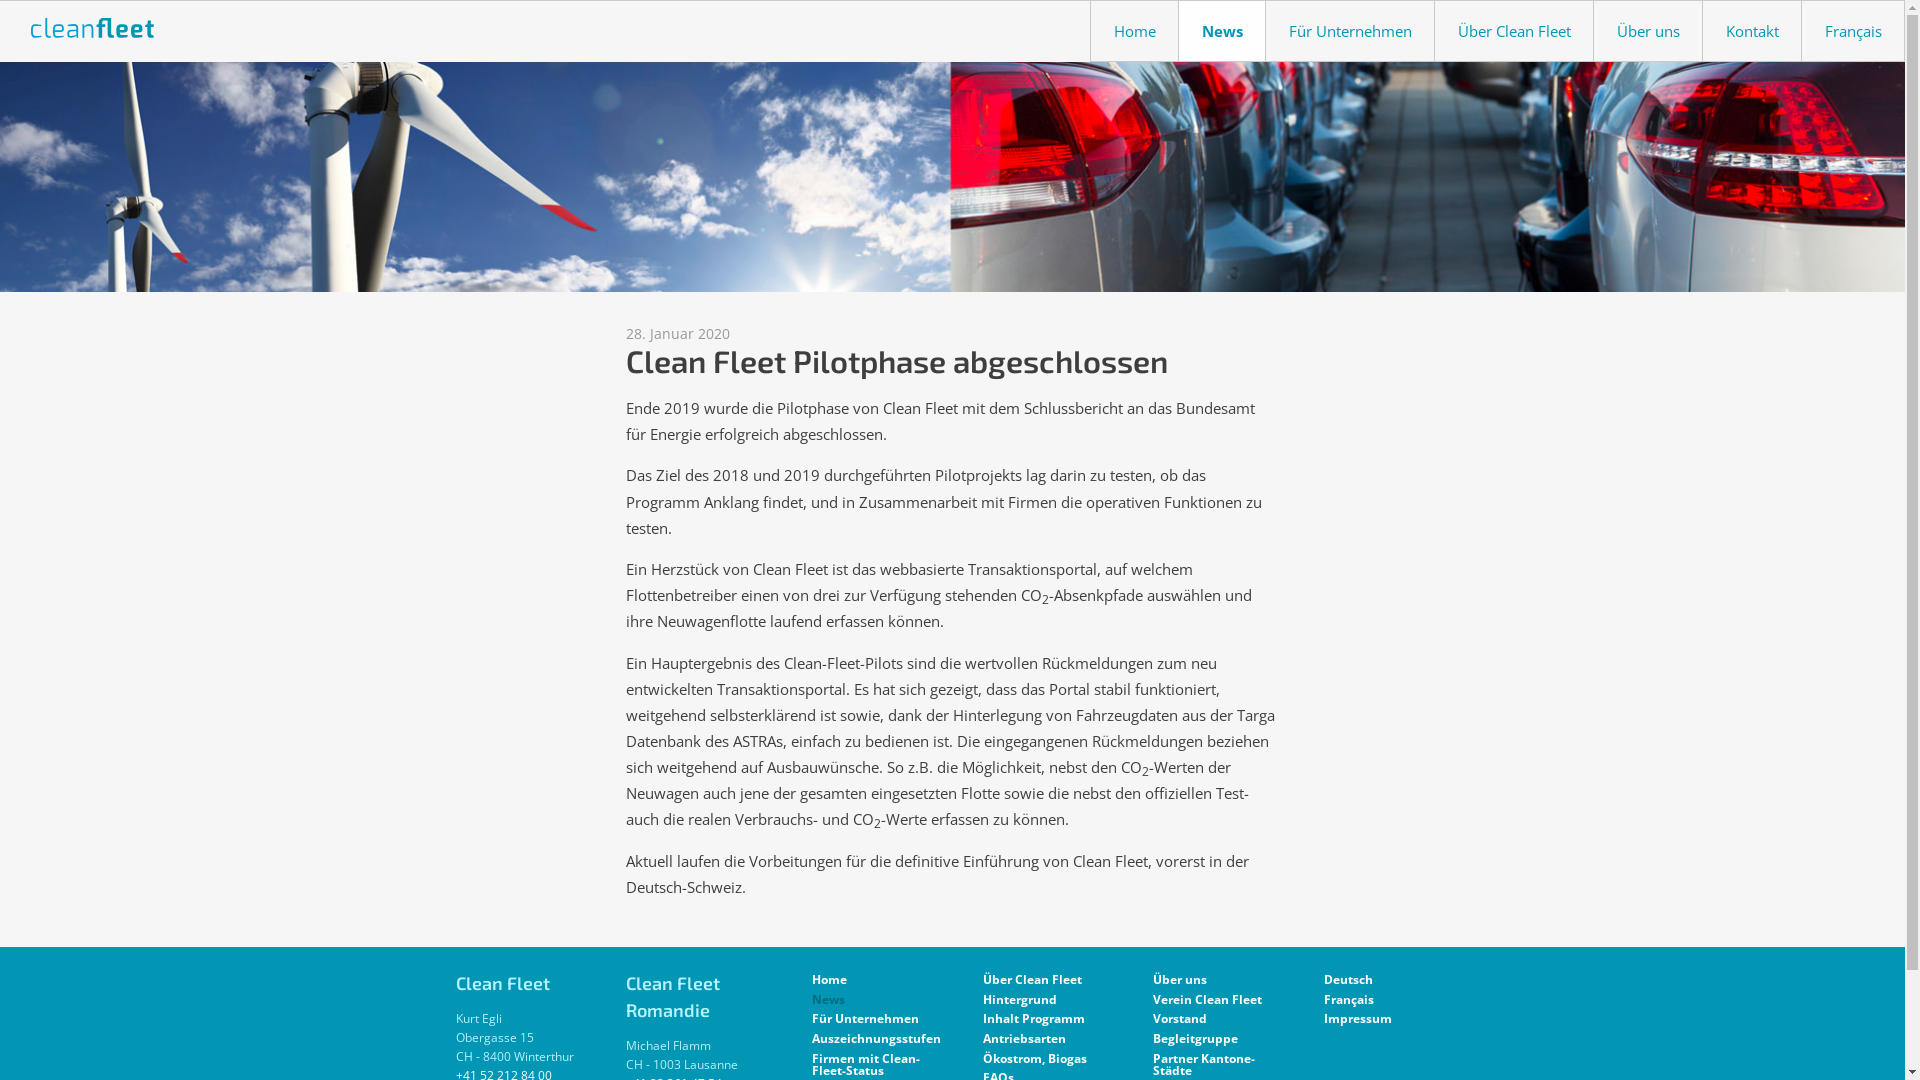 This screenshot has height=1080, width=1920. Describe the element at coordinates (1037, 999) in the screenshot. I see `'Hintergrund'` at that location.